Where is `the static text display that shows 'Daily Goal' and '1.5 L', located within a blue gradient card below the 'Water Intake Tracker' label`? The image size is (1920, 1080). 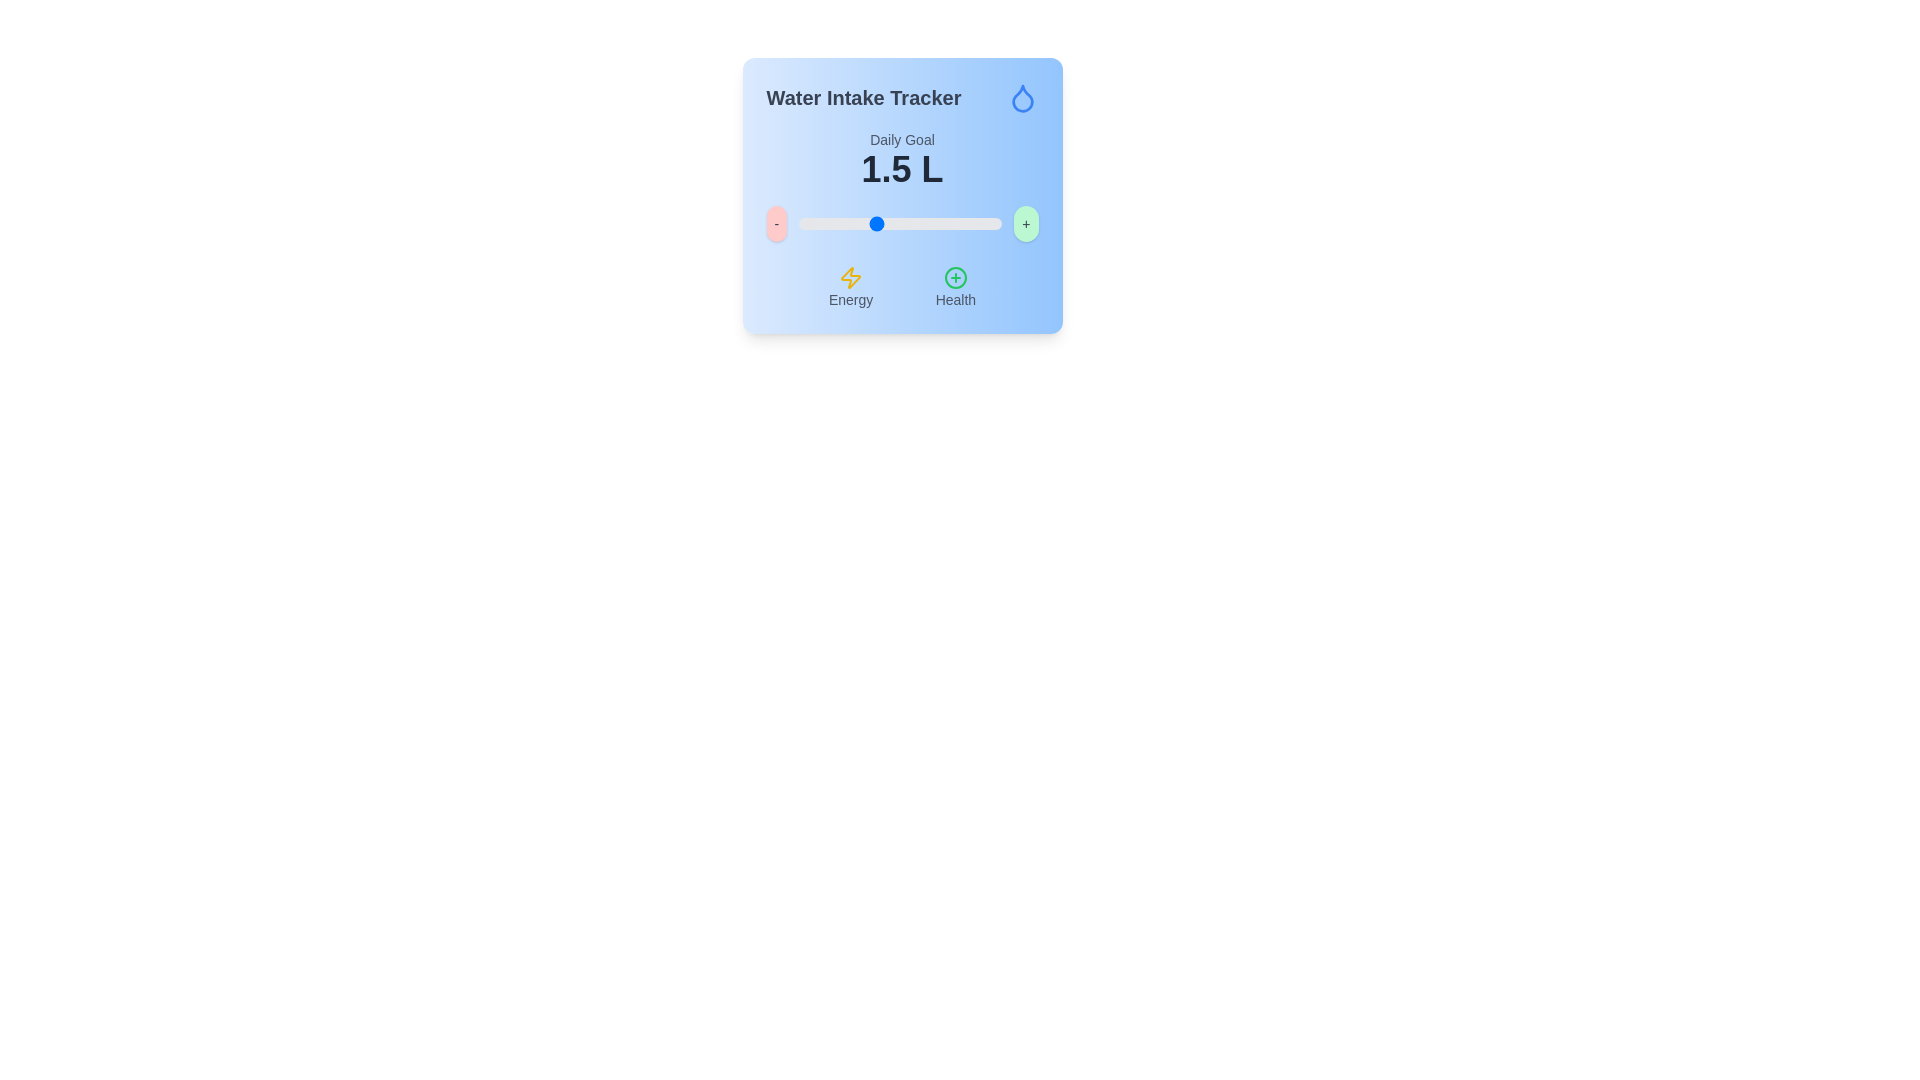 the static text display that shows 'Daily Goal' and '1.5 L', located within a blue gradient card below the 'Water Intake Tracker' label is located at coordinates (901, 158).